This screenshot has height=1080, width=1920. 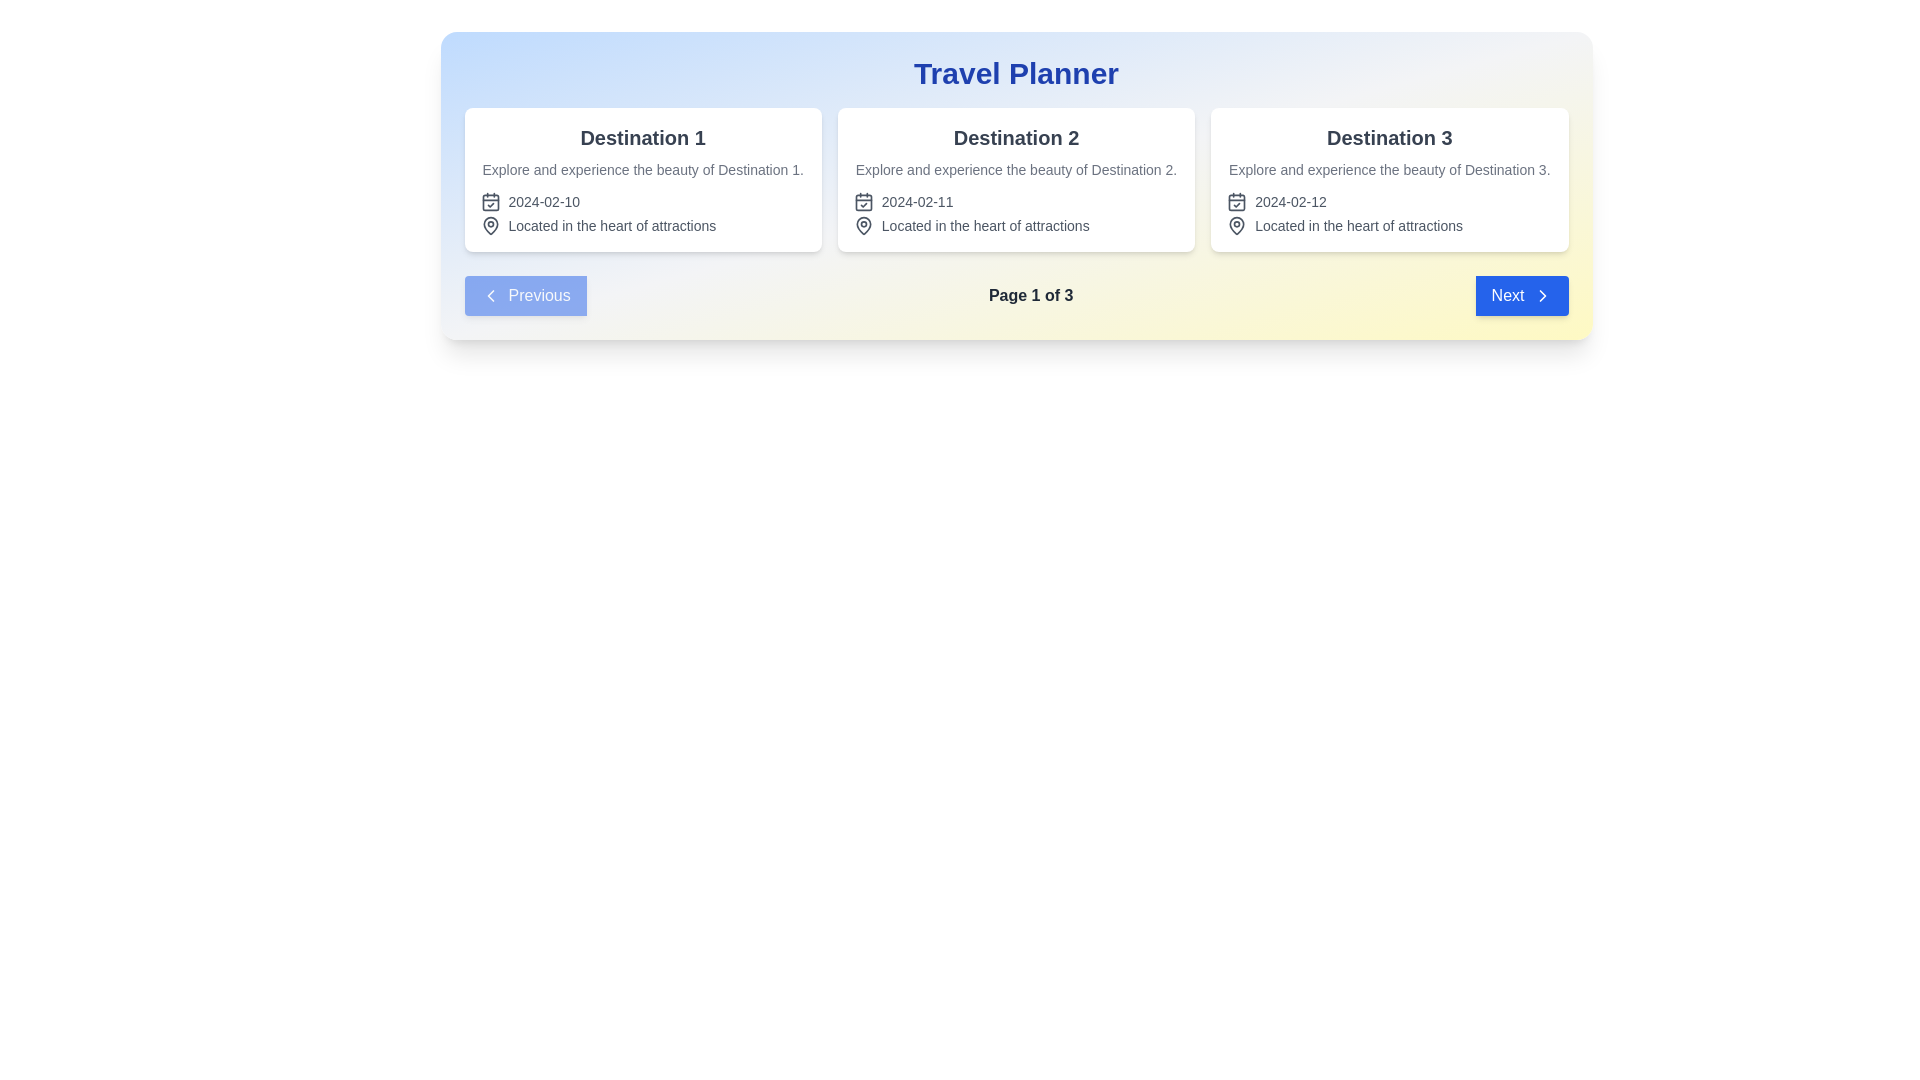 What do you see at coordinates (643, 180) in the screenshot?
I see `text content of the Informational Card, which is the first item in a grid layout of three cards, located at the top-left corner` at bounding box center [643, 180].